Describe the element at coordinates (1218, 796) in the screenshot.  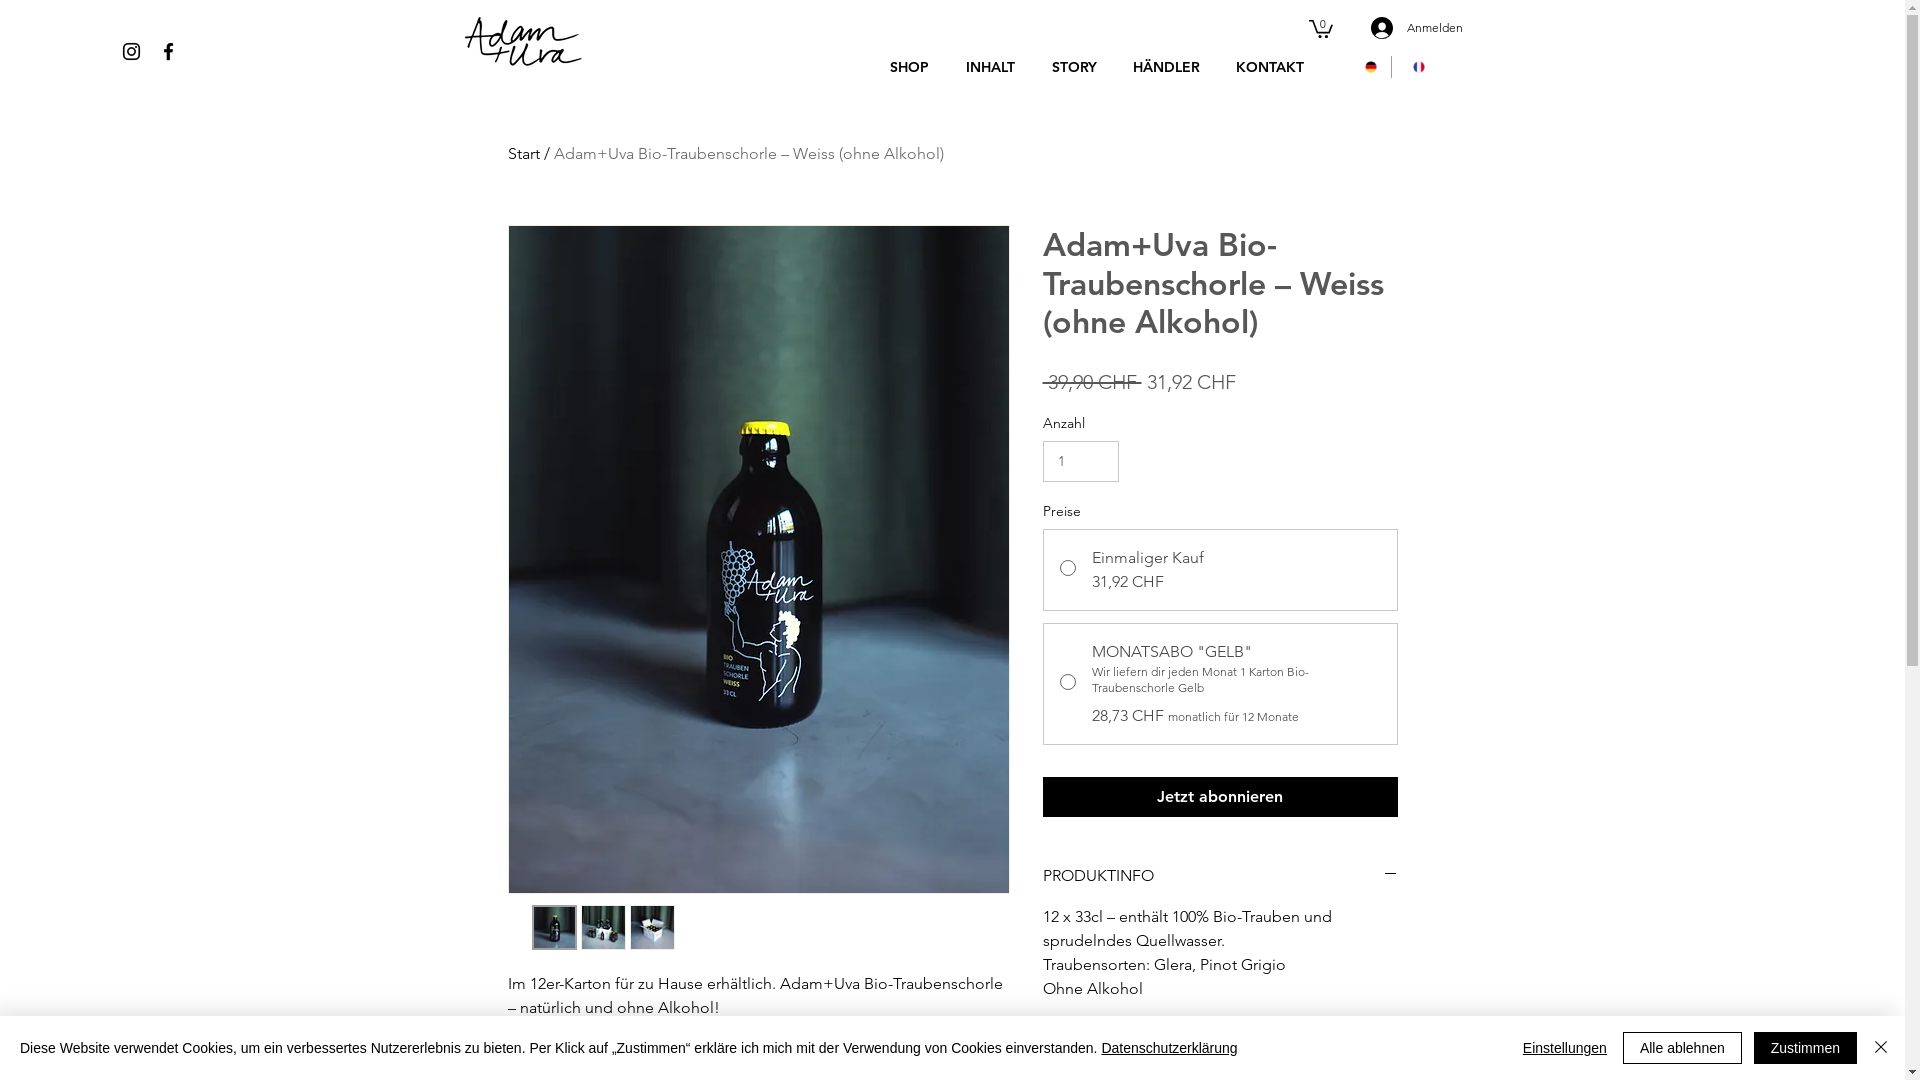
I see `'Jetzt abonnieren'` at that location.